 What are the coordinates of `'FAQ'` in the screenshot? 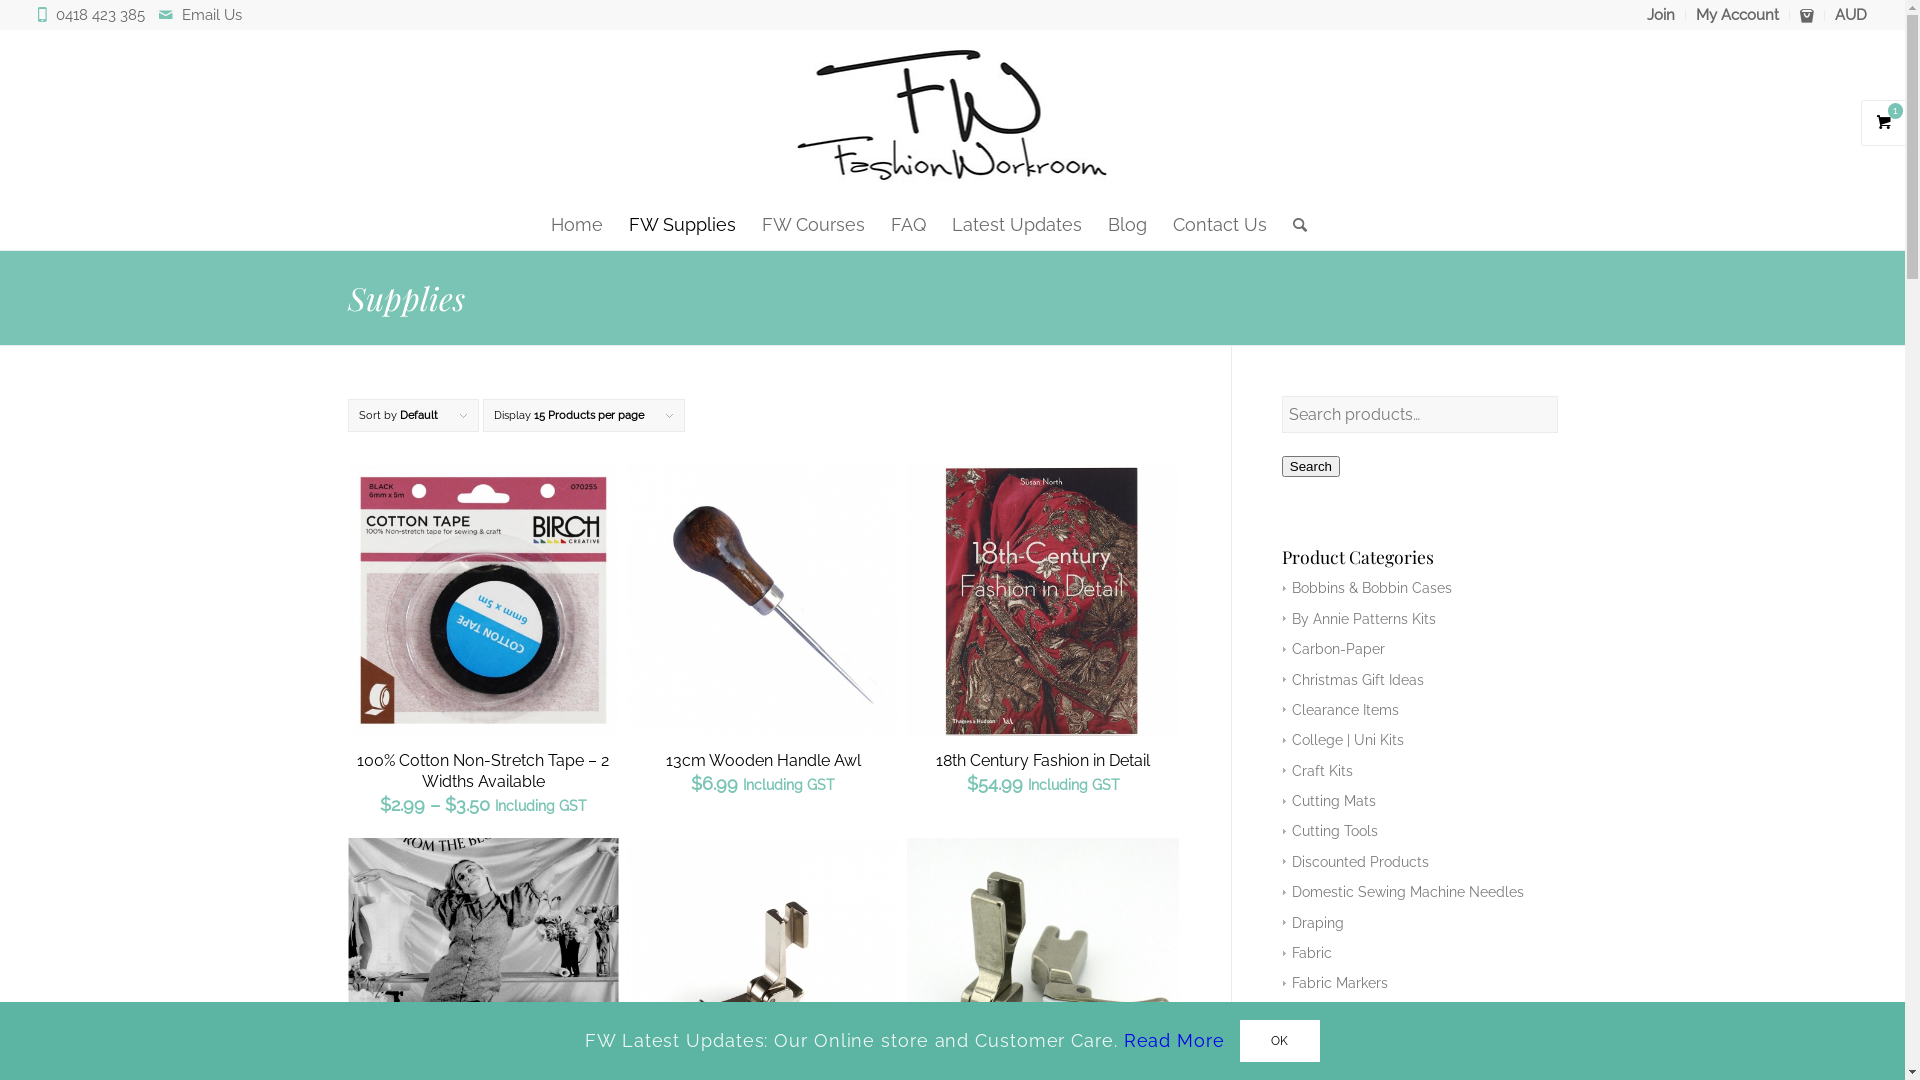 It's located at (907, 224).